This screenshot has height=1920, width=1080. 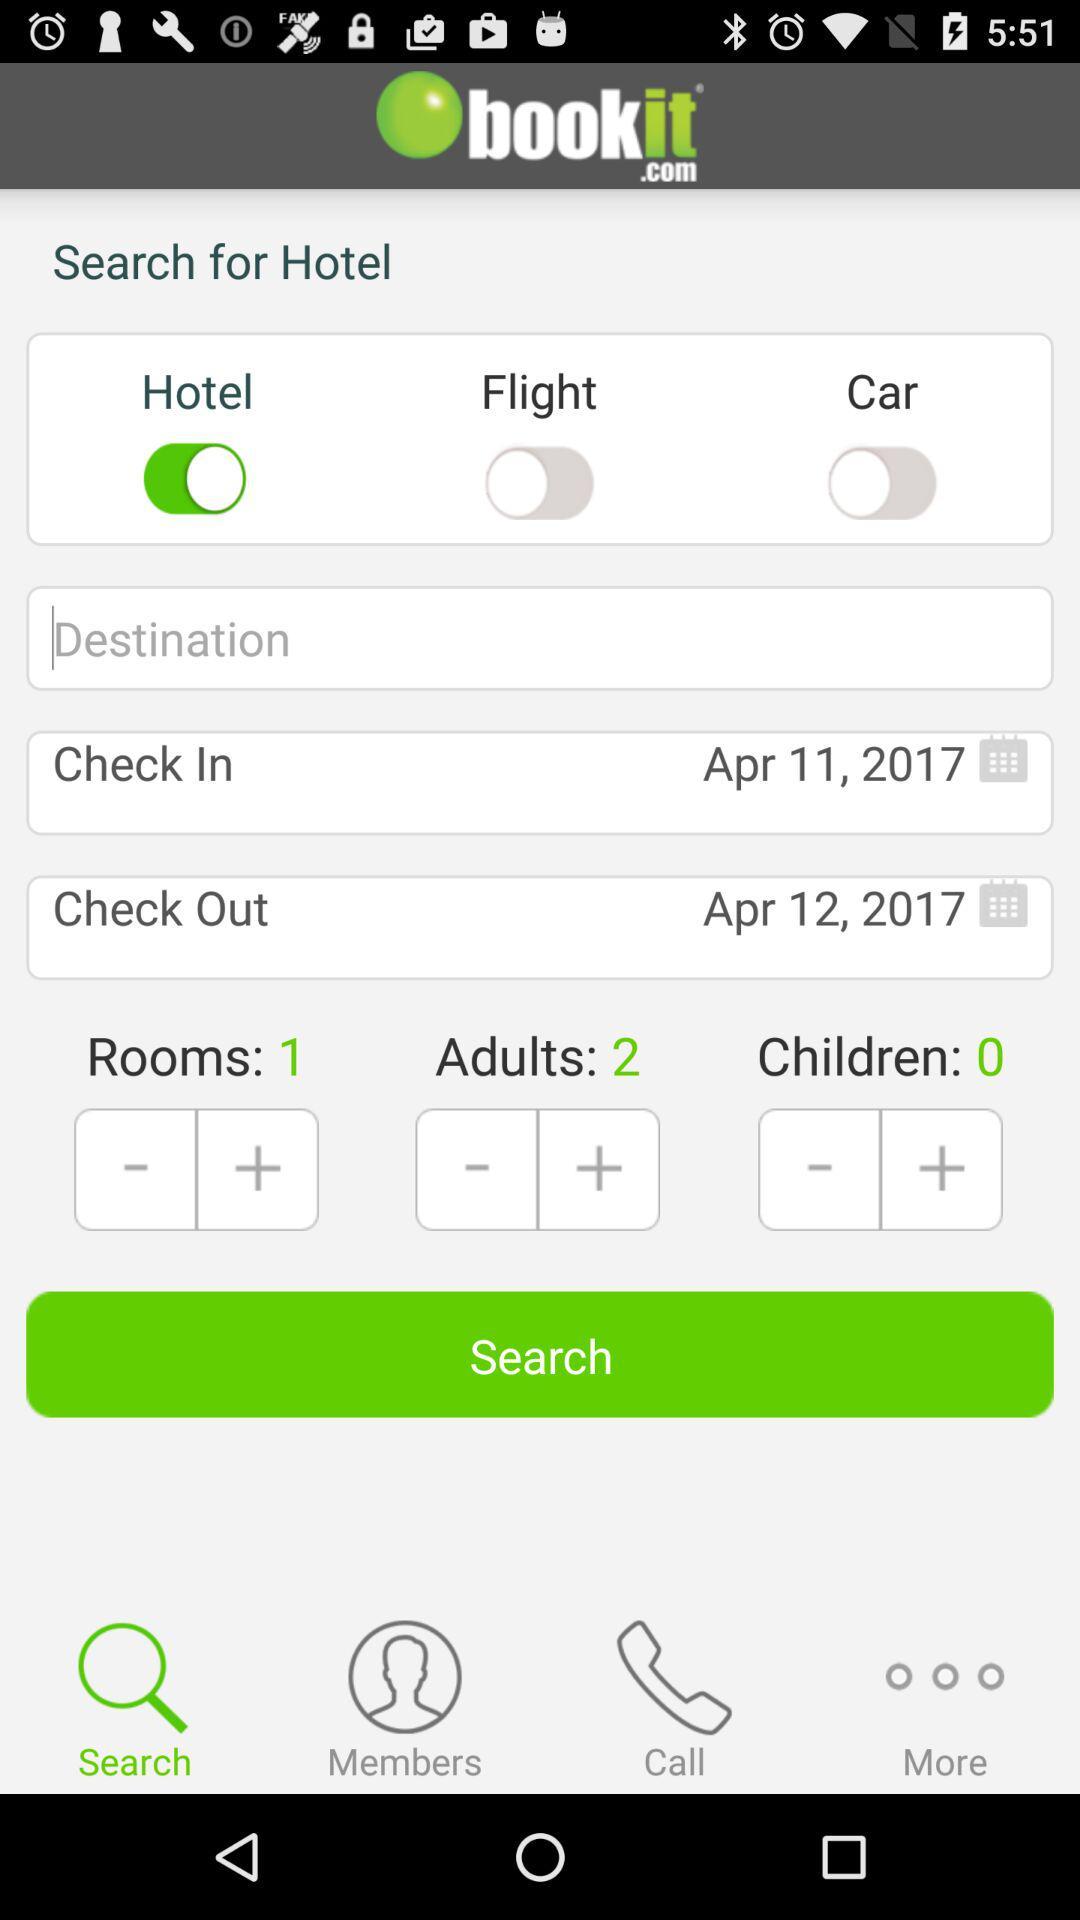 I want to click on the add icon, so click(x=941, y=1250).